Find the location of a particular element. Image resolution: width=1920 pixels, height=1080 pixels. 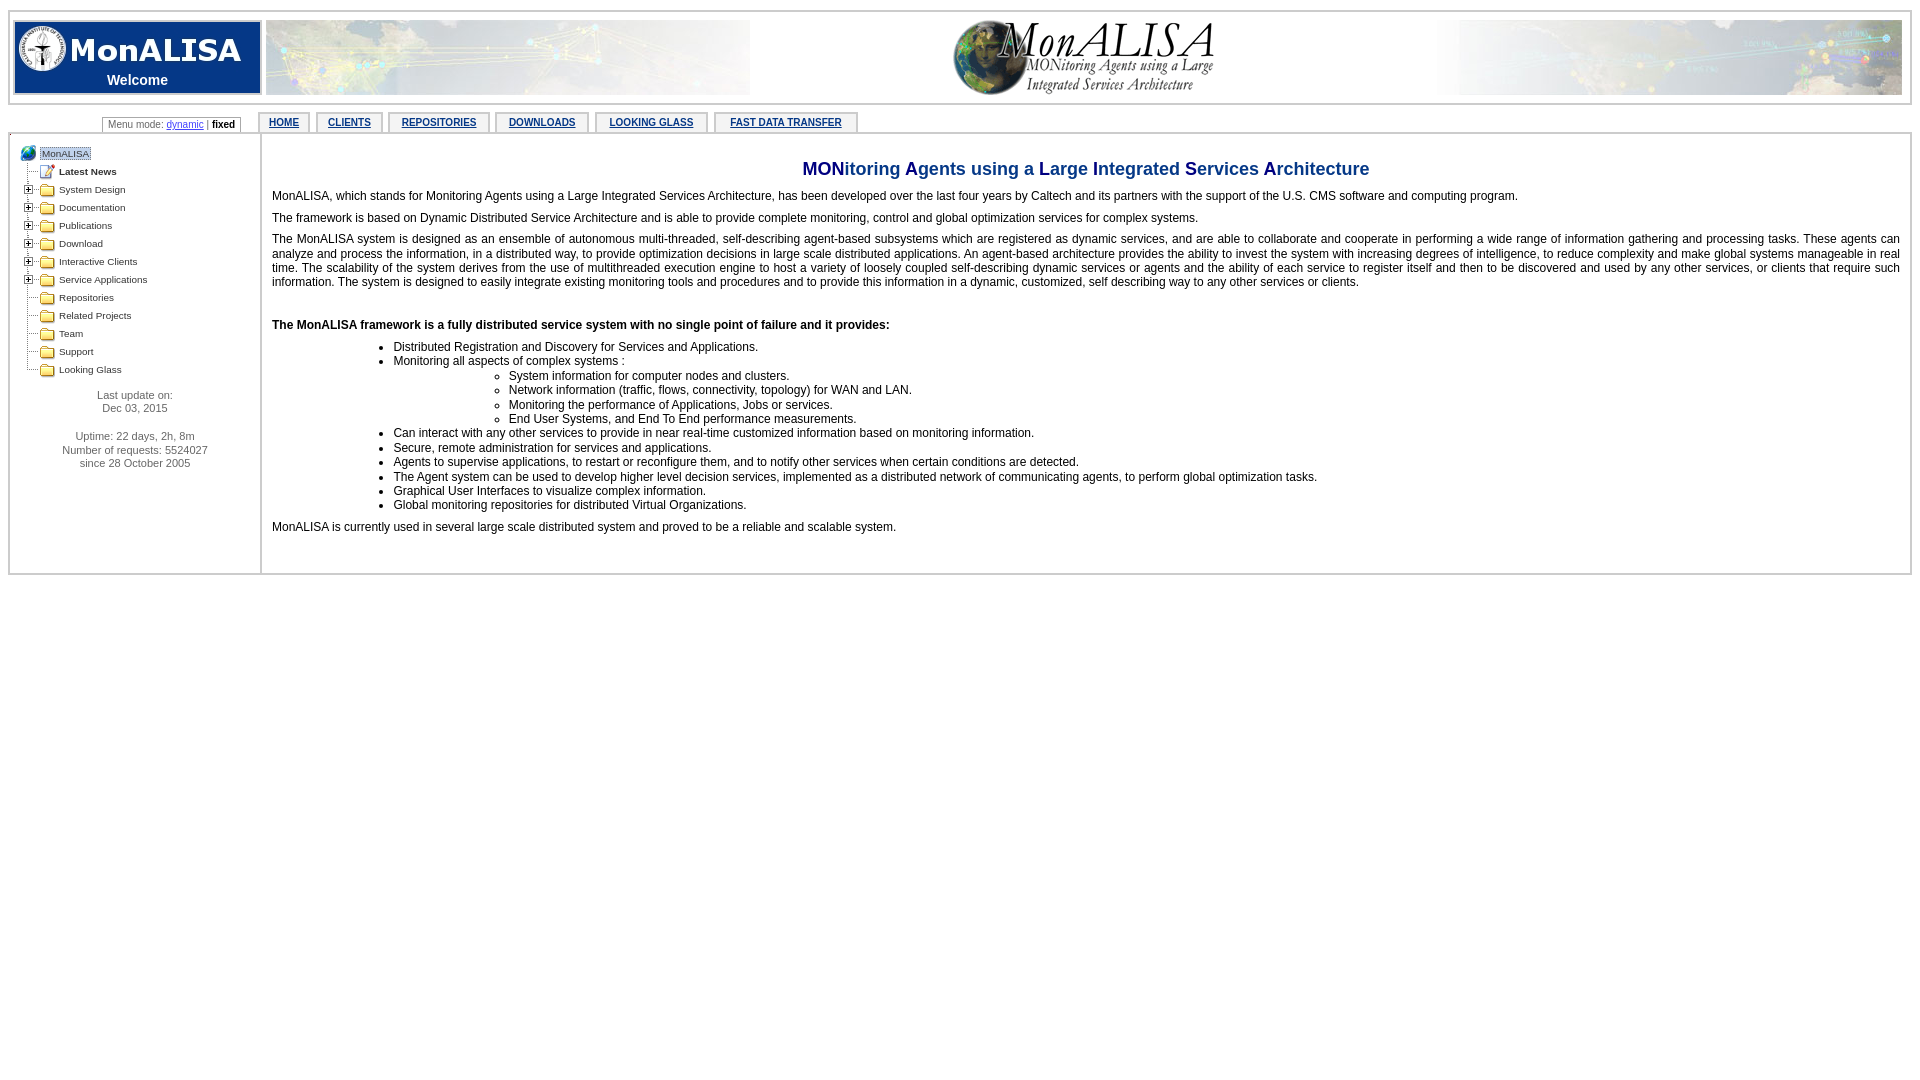

'System Design' is located at coordinates (90, 189).